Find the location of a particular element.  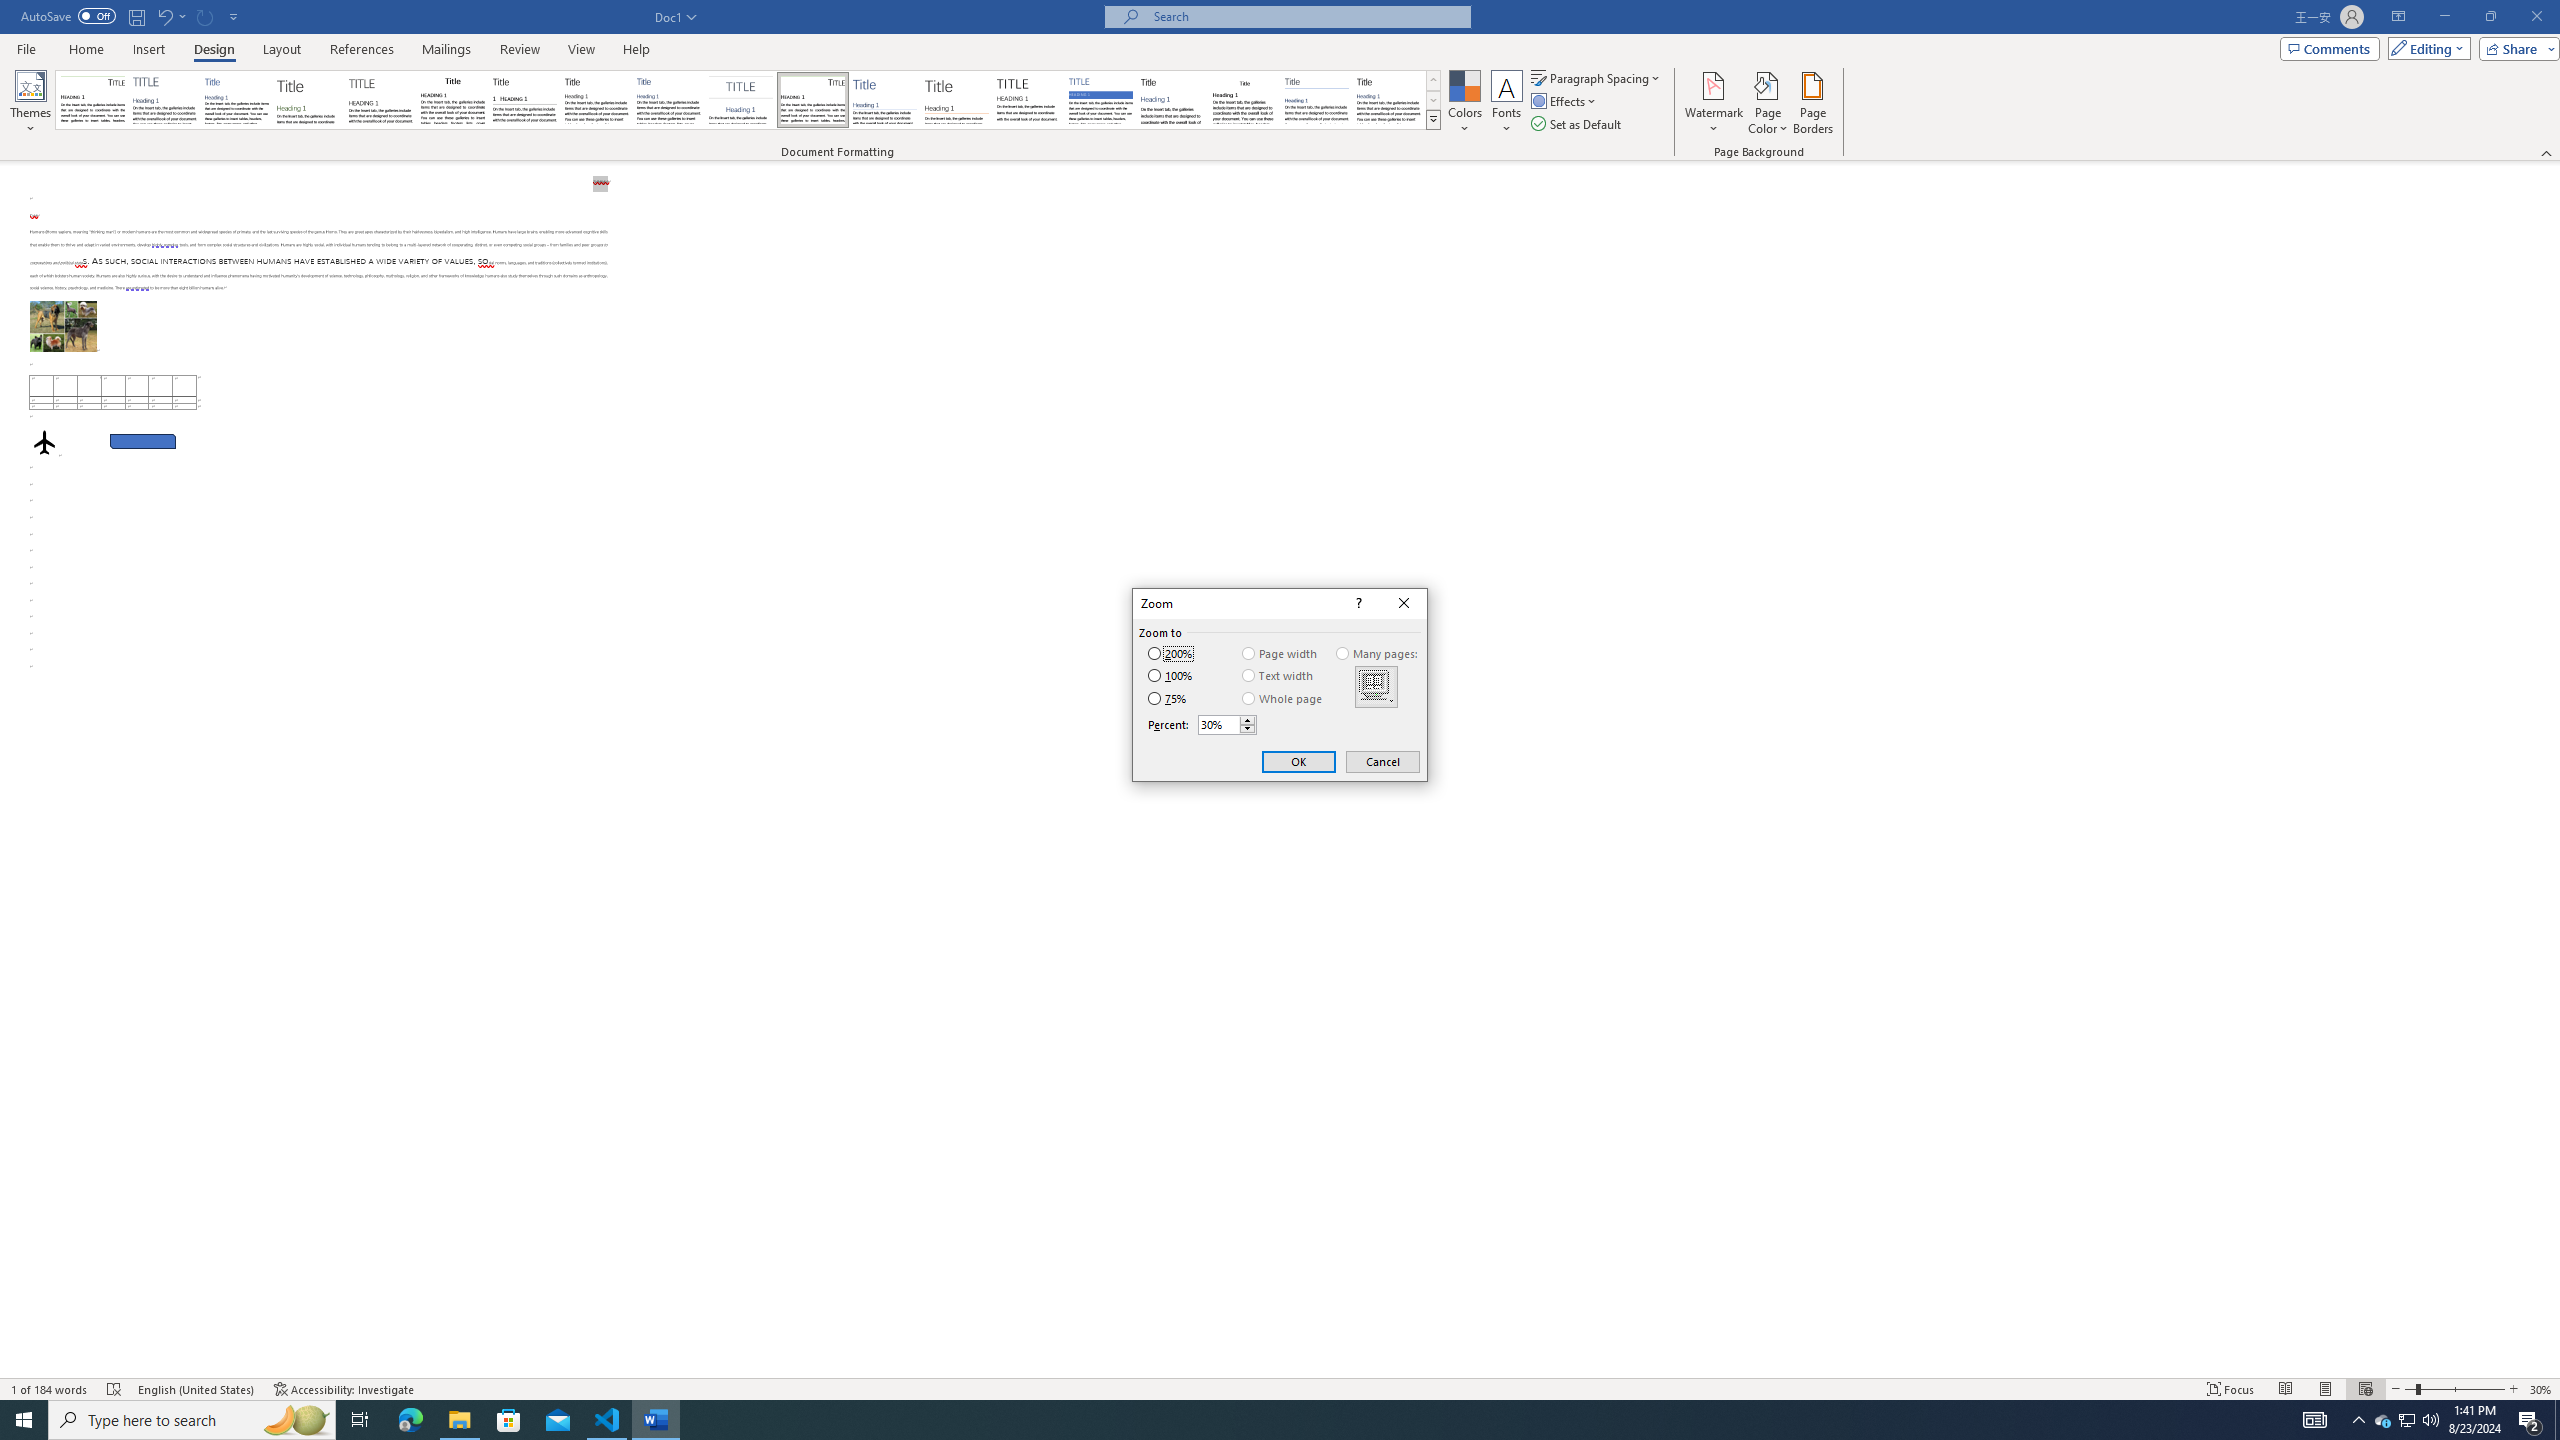

'Black & White (Capitalized)' is located at coordinates (380, 99).